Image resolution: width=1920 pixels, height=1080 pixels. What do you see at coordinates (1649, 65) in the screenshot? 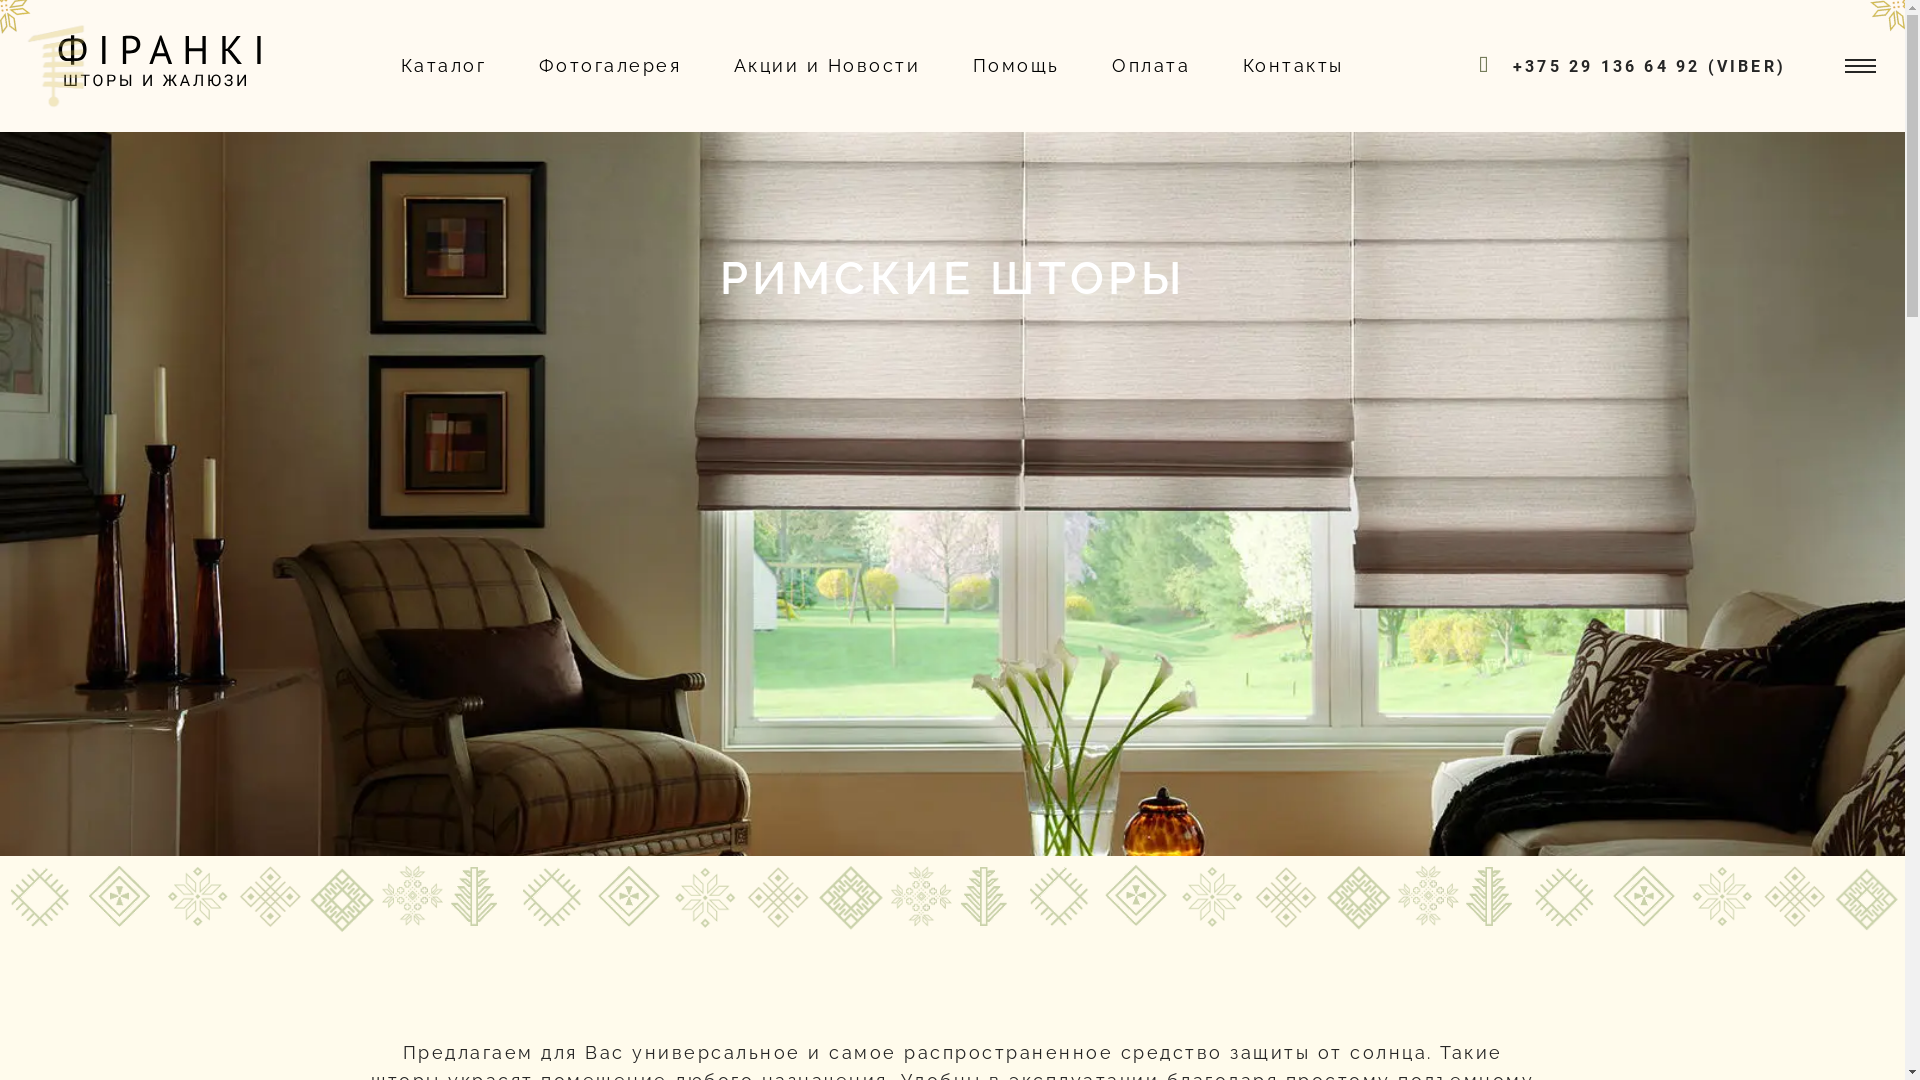
I see `'+375 29 136 64 92 (VIBER)'` at bounding box center [1649, 65].